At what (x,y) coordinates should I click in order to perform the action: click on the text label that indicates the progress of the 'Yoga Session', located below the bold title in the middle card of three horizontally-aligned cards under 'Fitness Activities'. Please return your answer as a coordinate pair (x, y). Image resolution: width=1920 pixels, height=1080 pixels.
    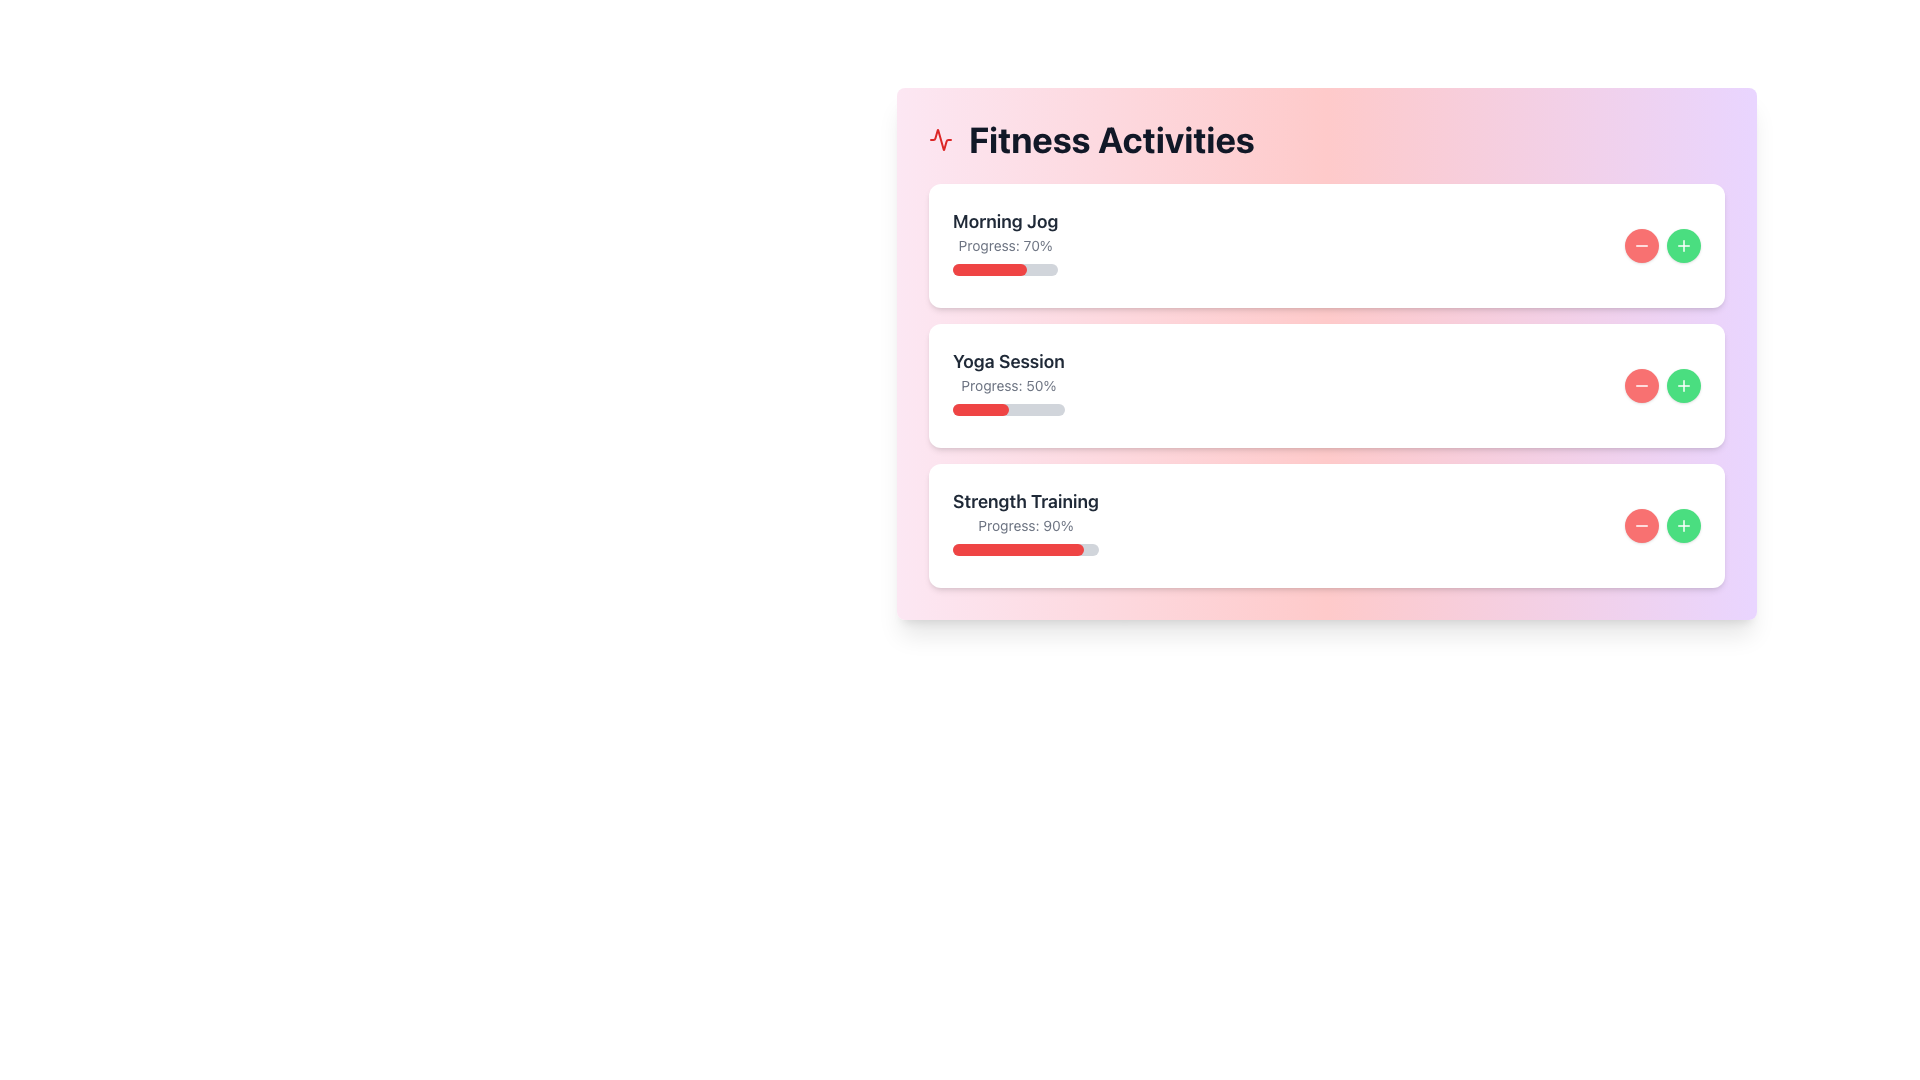
    Looking at the image, I should click on (1008, 385).